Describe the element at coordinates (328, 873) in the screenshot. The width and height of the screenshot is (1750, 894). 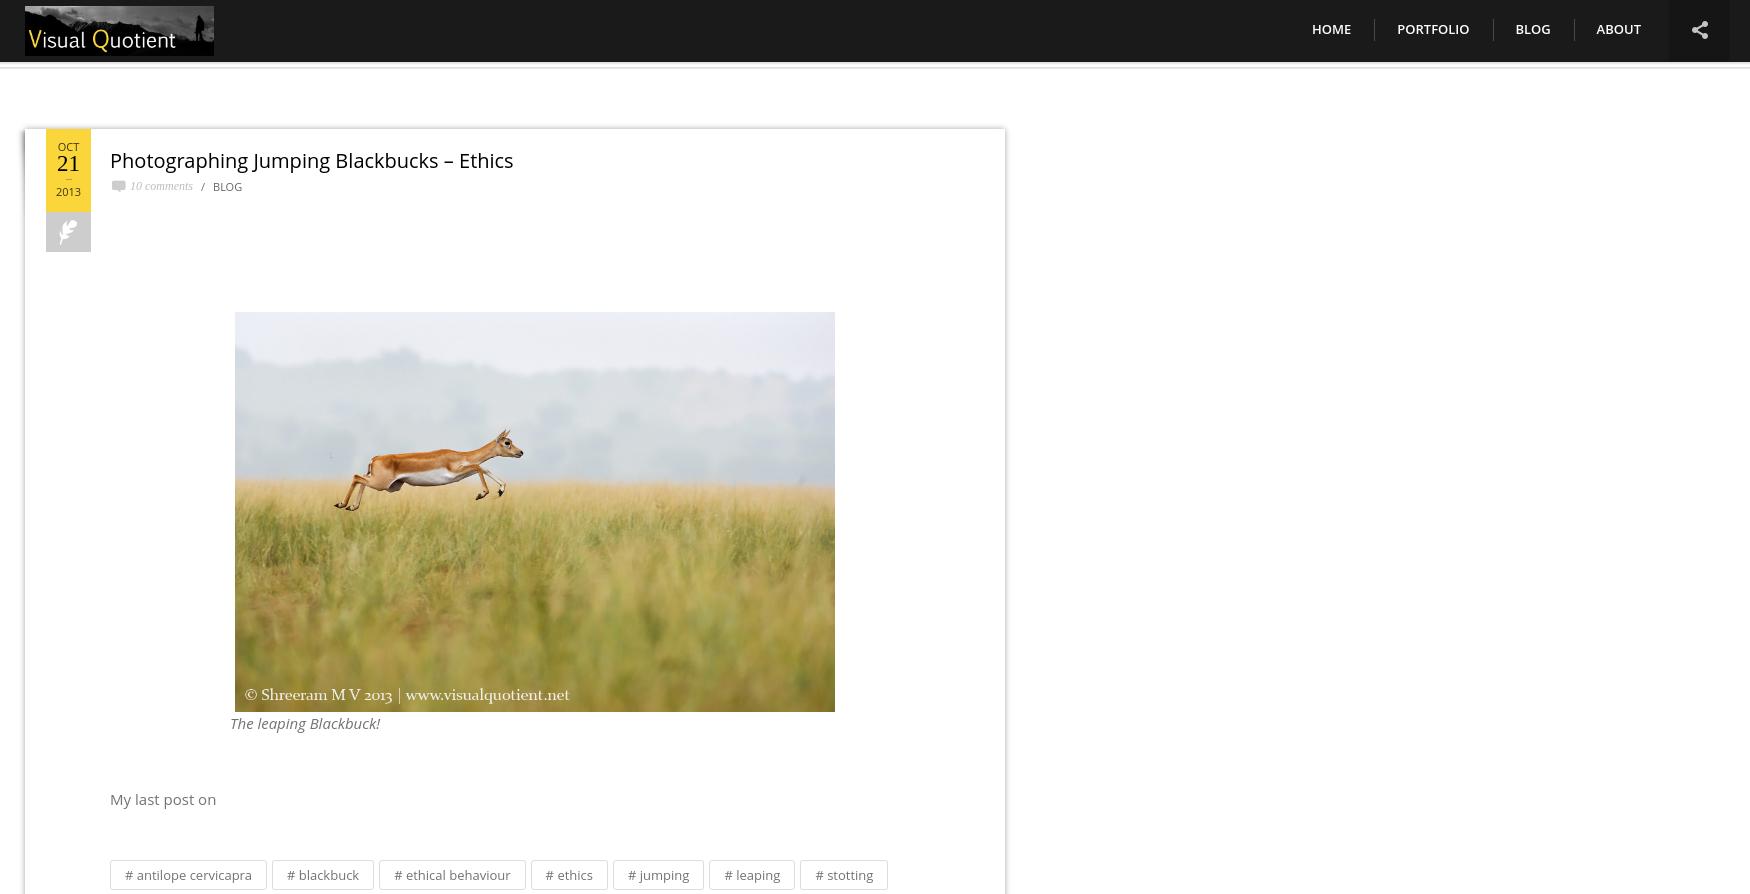
I see `'blackbuck'` at that location.